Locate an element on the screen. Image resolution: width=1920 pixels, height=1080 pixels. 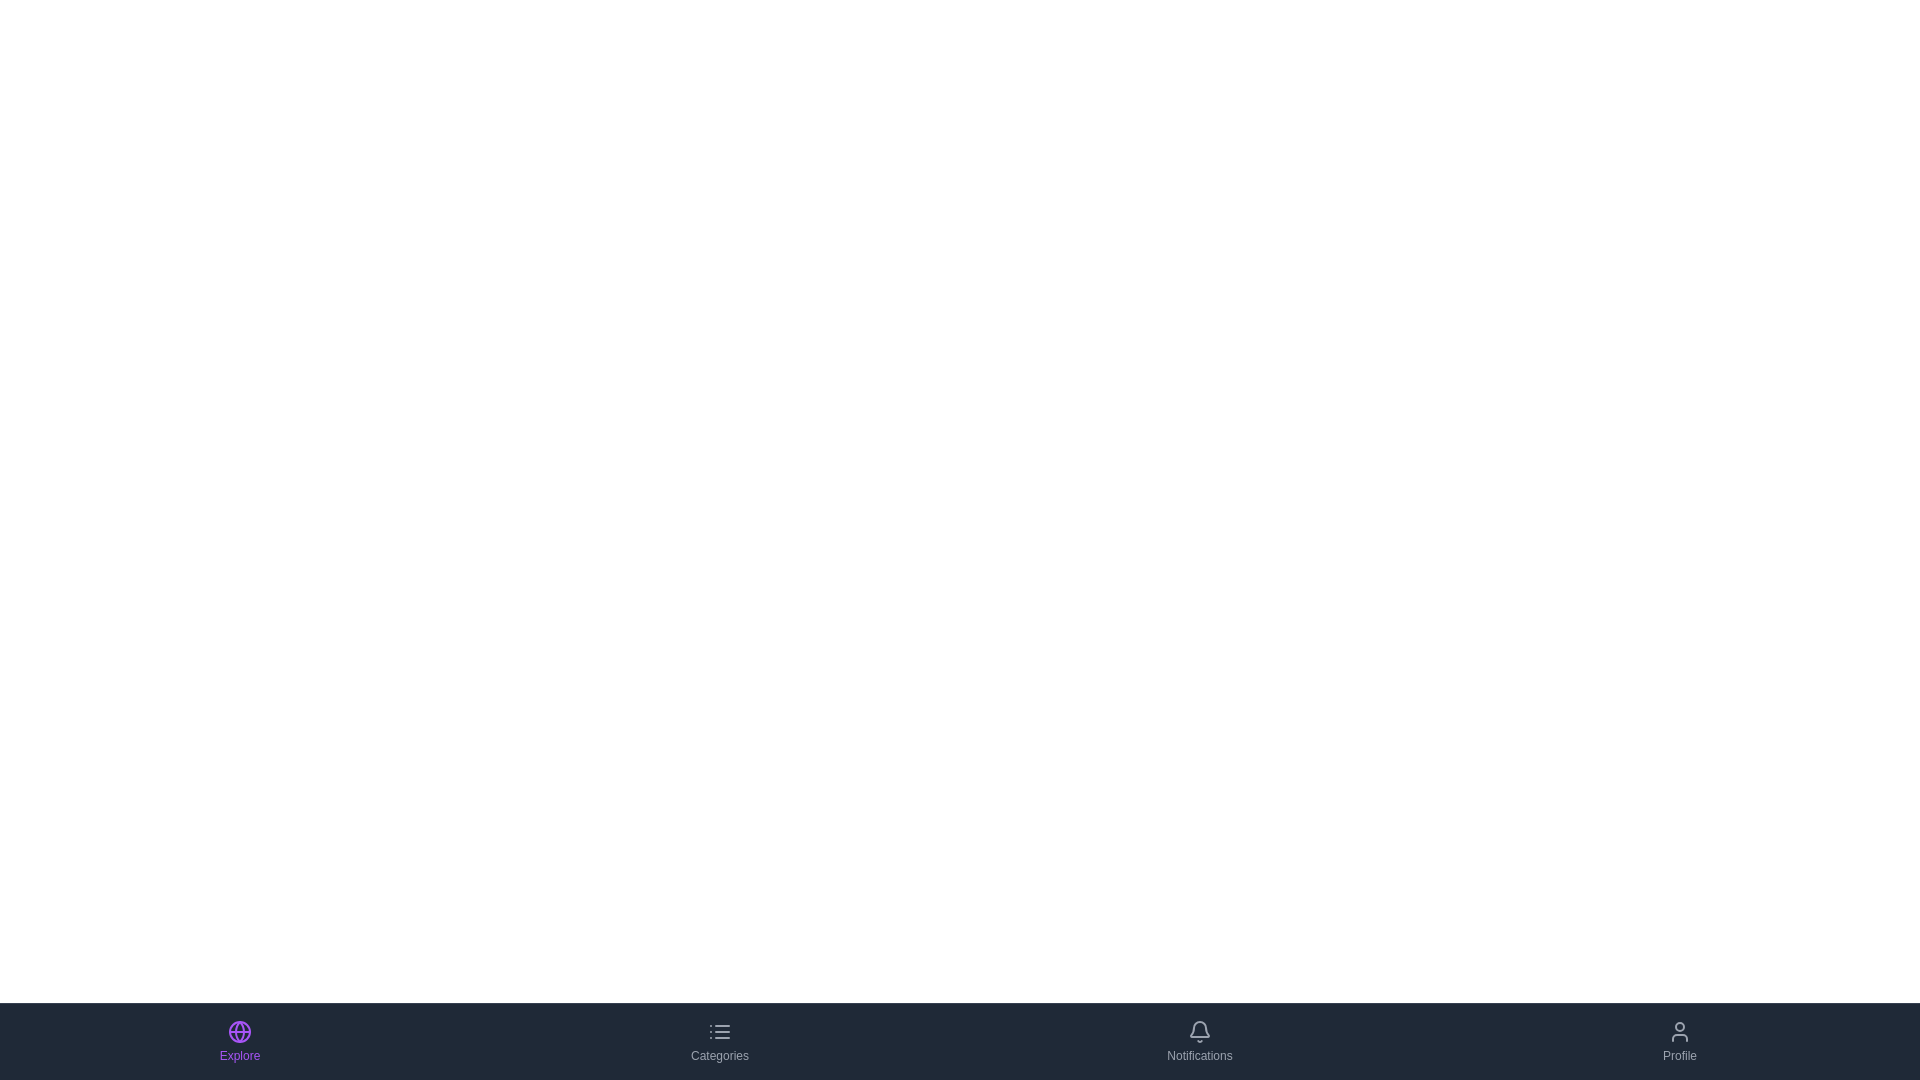
the 'Profile' text label located within the clickable 'Profile' button in the bottom navigation bar is located at coordinates (1680, 1055).